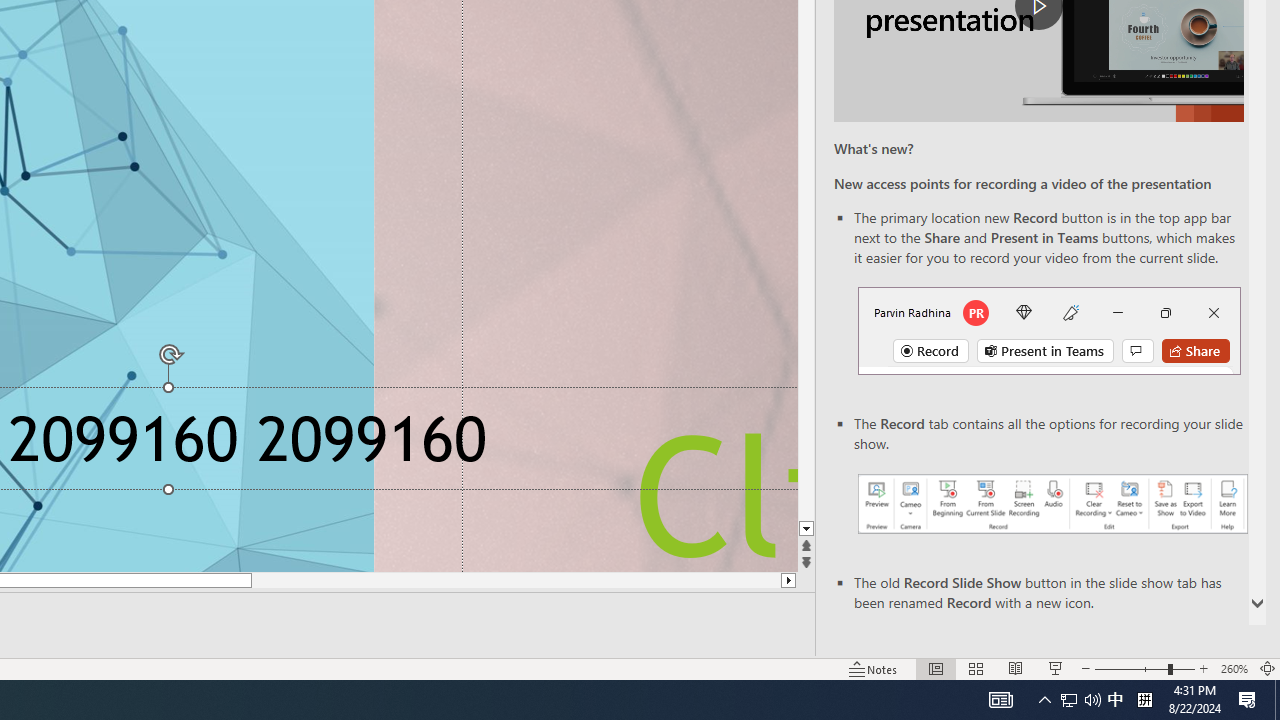  Describe the element at coordinates (1233, 669) in the screenshot. I see `'Zoom 260%'` at that location.